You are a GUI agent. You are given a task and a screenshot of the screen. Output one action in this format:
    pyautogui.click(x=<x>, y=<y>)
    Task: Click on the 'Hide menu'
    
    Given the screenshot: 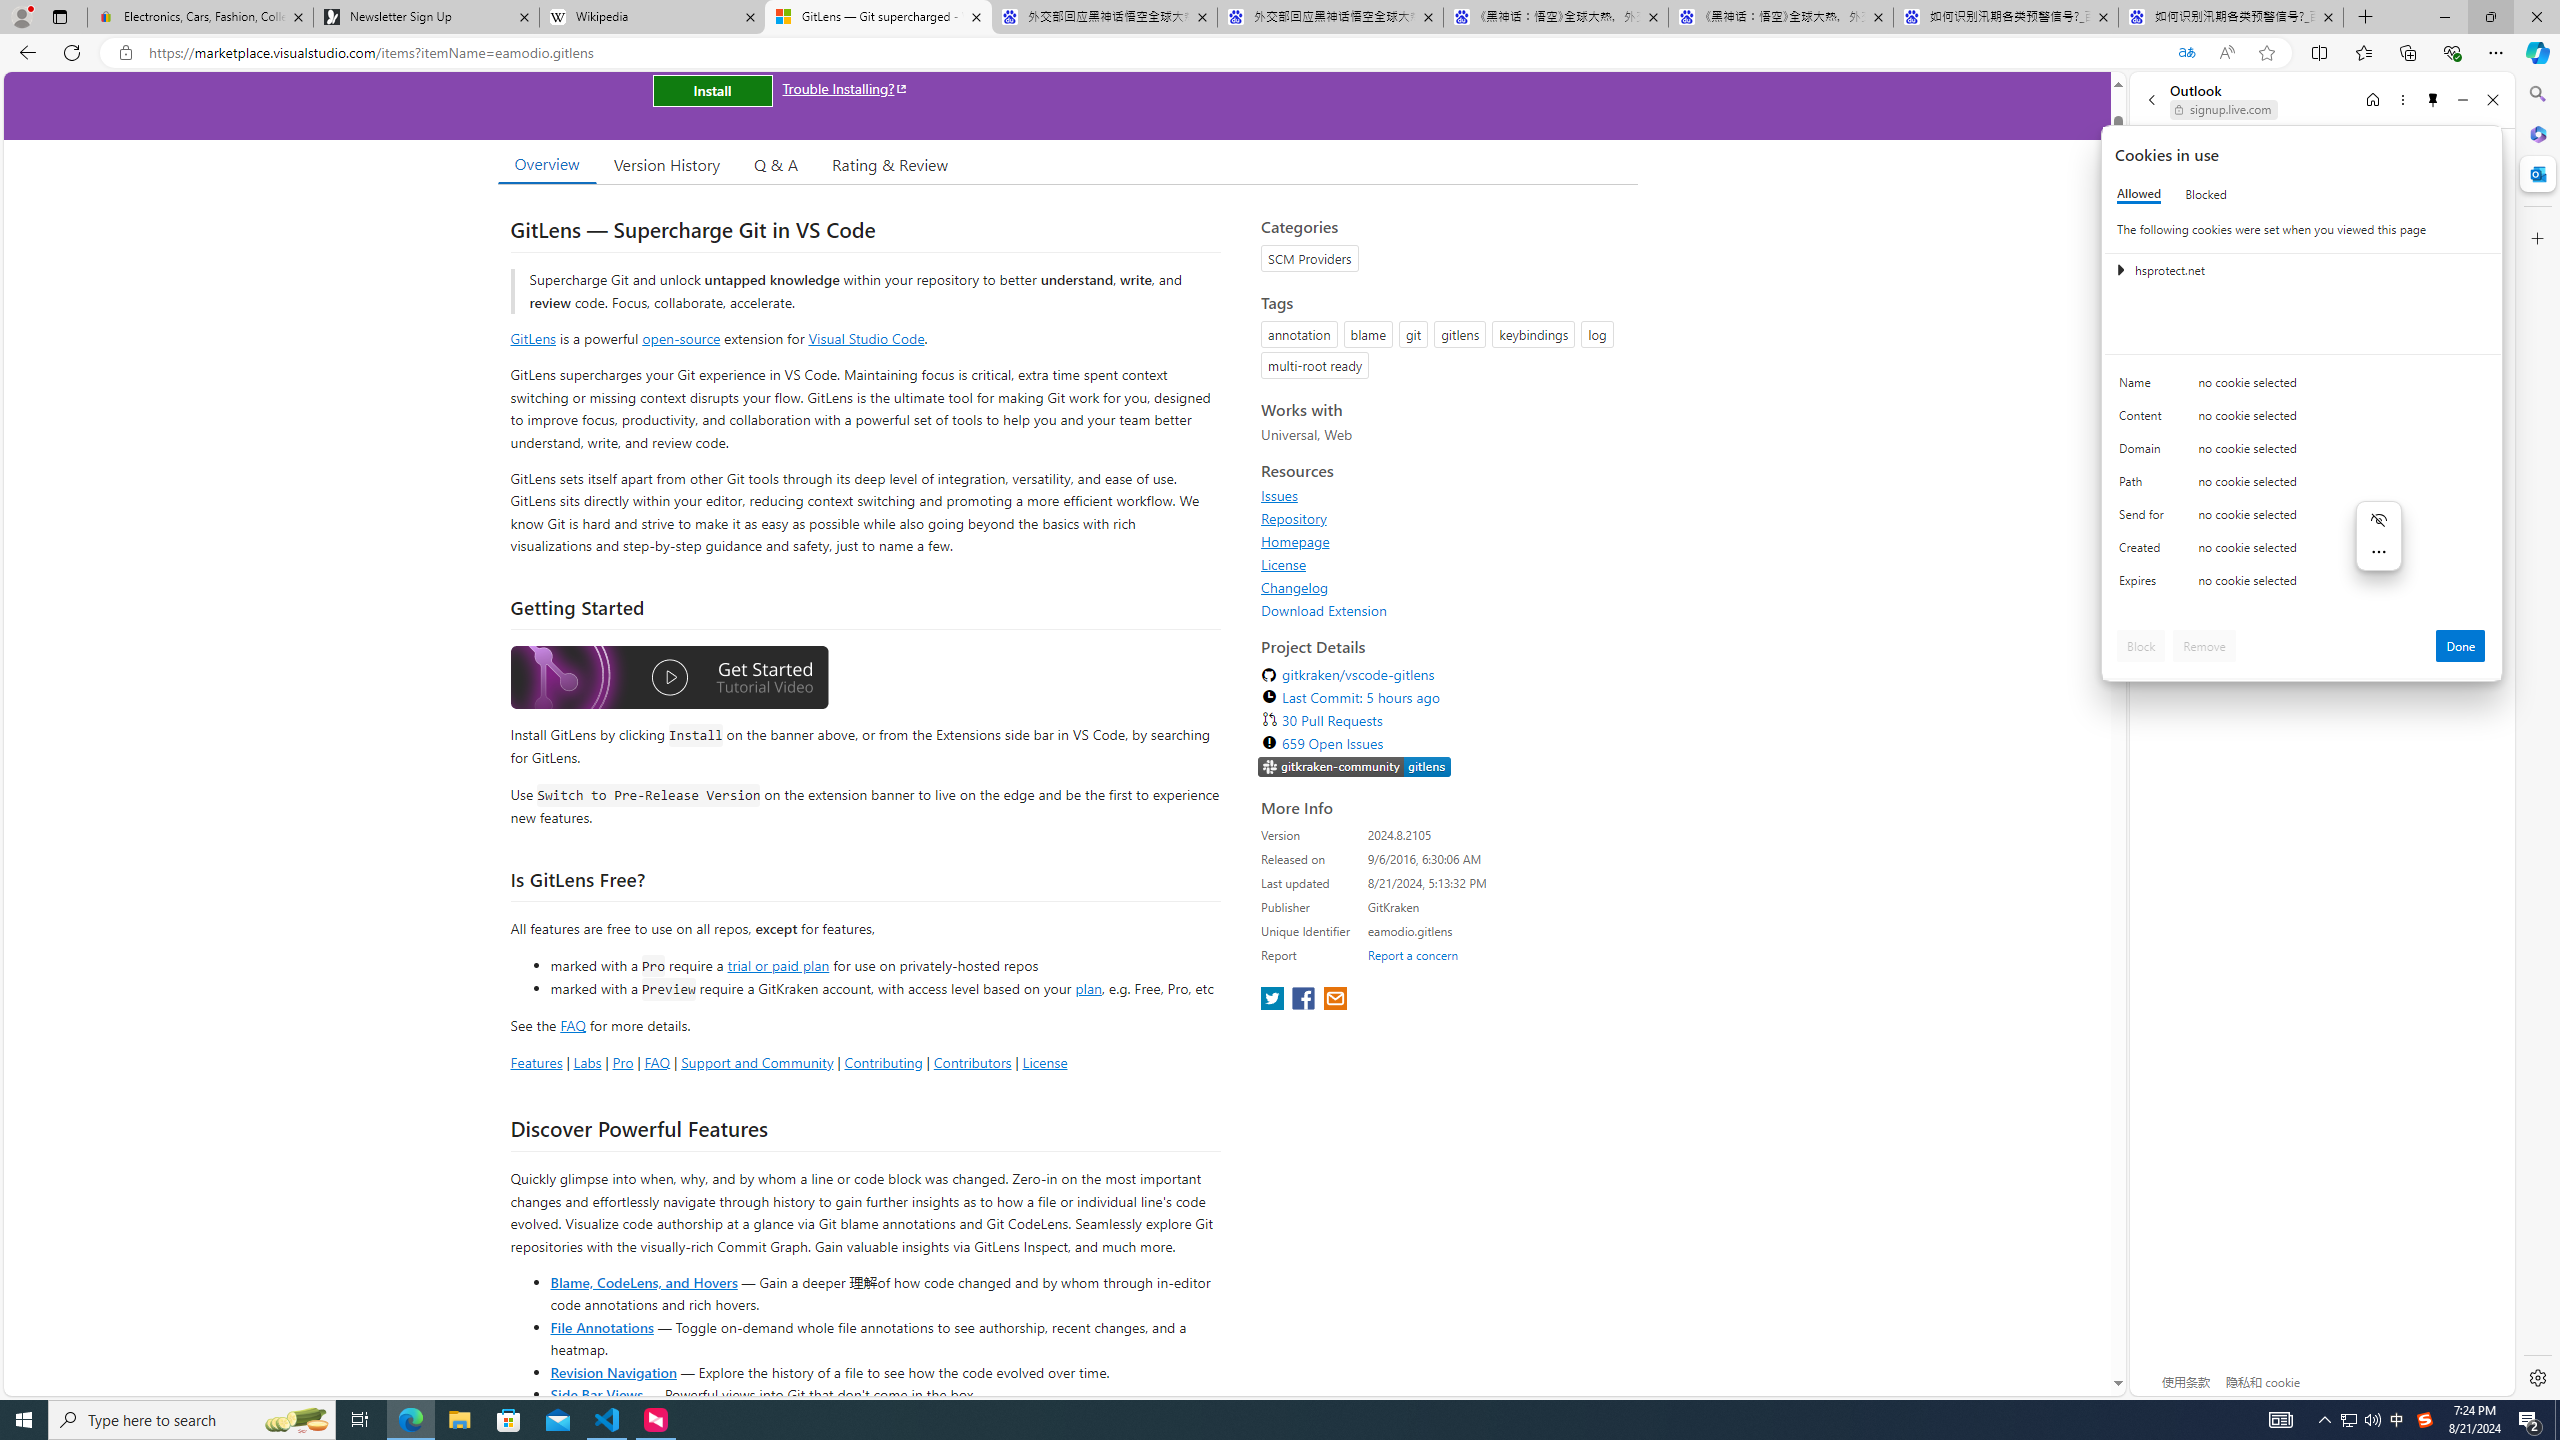 What is the action you would take?
    pyautogui.click(x=2378, y=518)
    